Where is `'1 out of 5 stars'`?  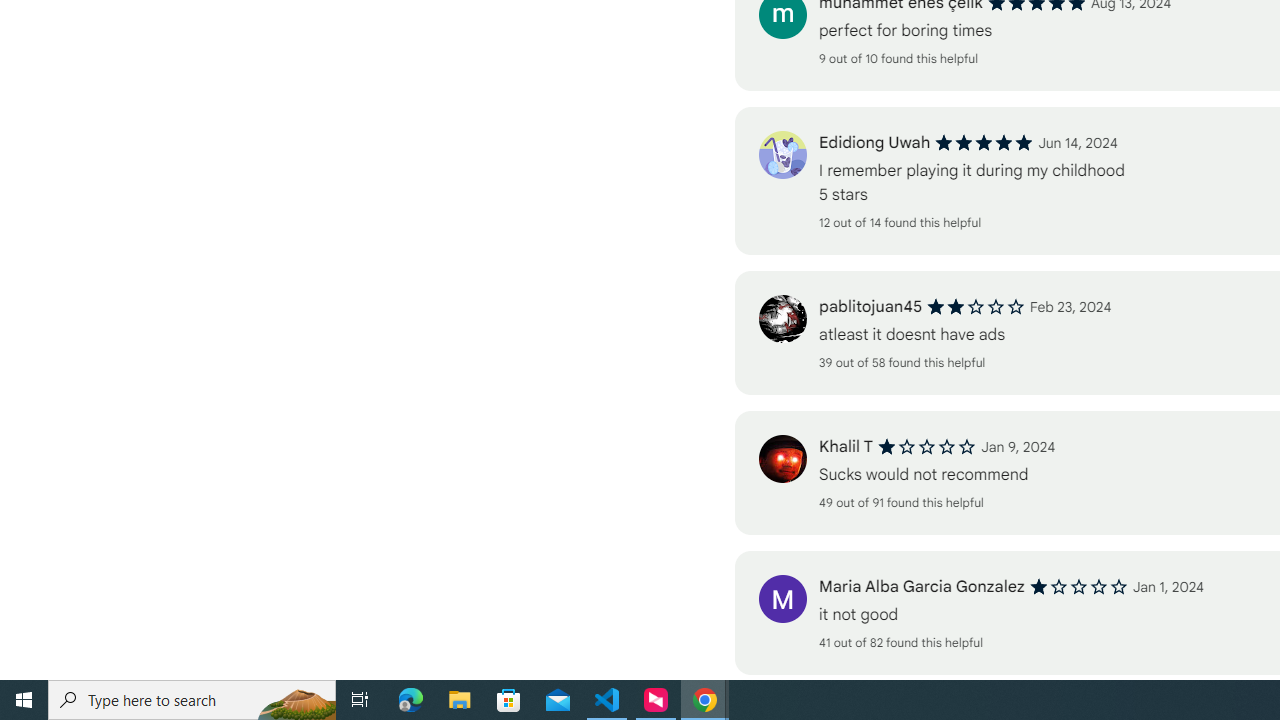 '1 out of 5 stars' is located at coordinates (1077, 586).